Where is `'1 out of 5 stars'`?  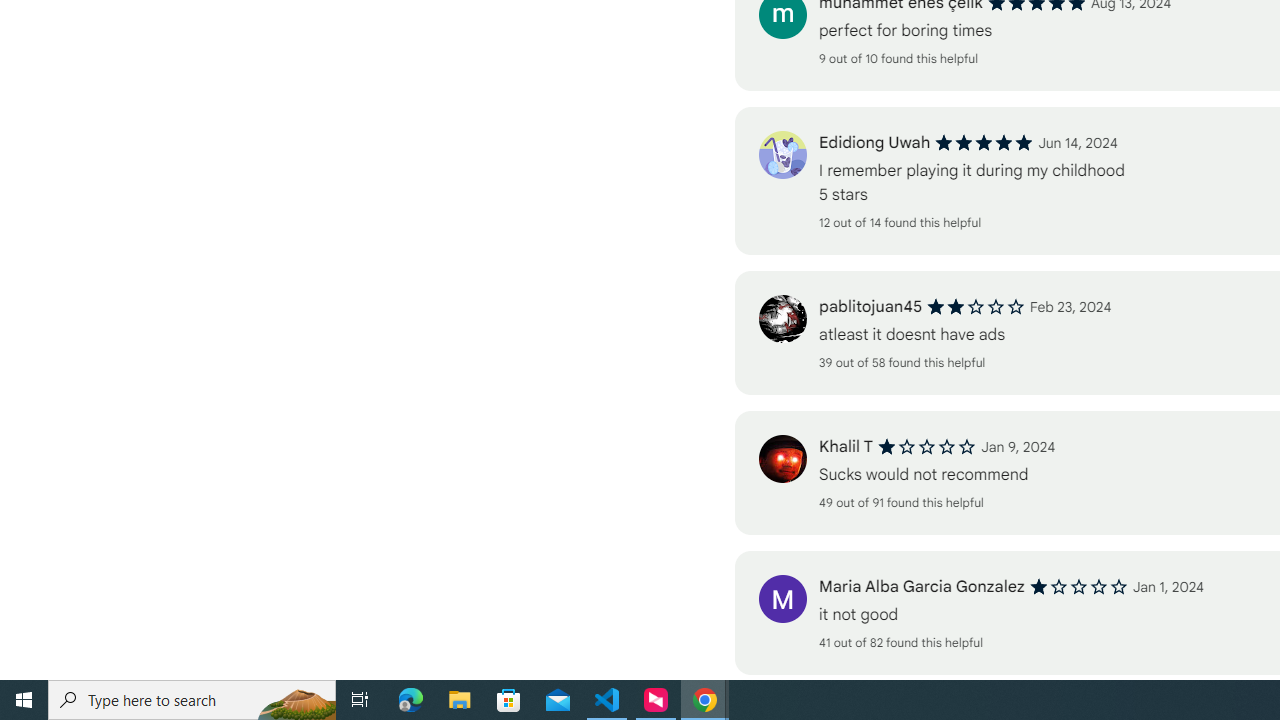 '1 out of 5 stars' is located at coordinates (1077, 586).